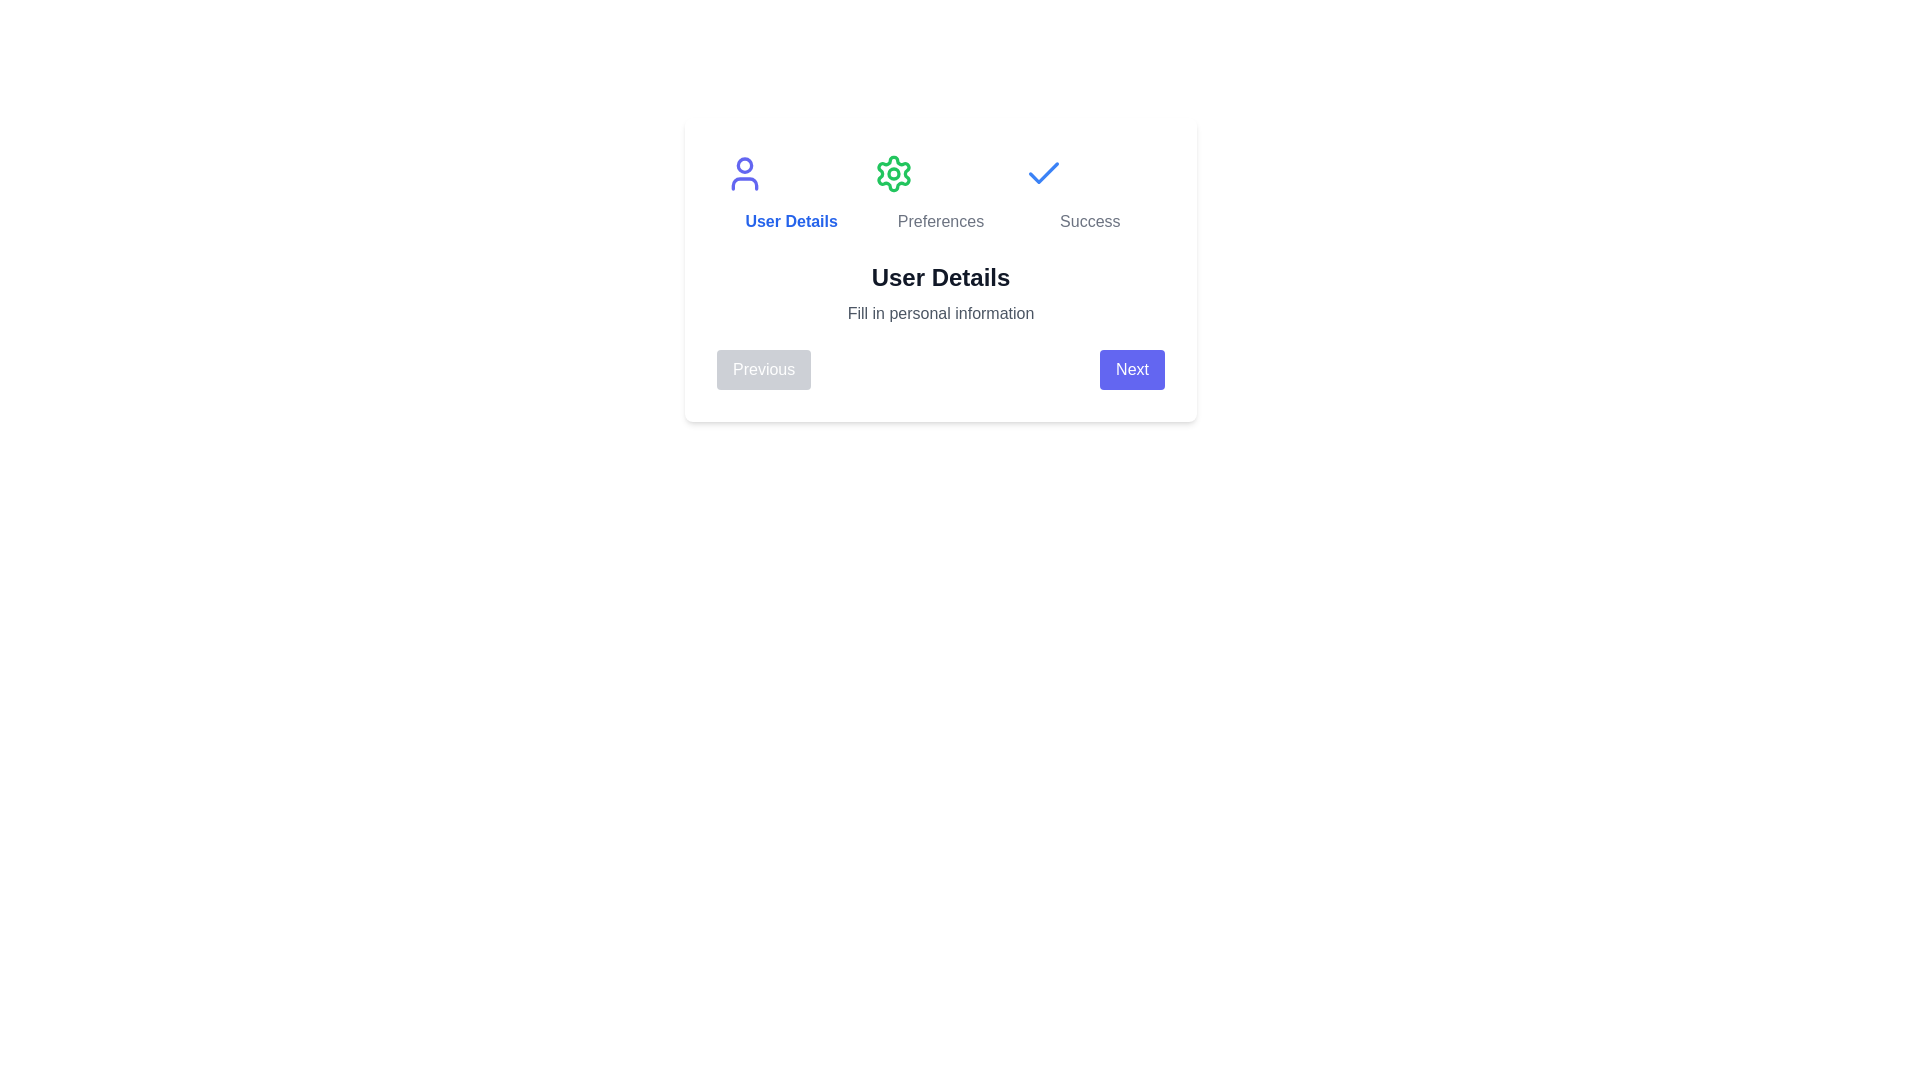 This screenshot has width=1920, height=1080. Describe the element at coordinates (790, 193) in the screenshot. I see `the step titled 'User Details' to view its details` at that location.